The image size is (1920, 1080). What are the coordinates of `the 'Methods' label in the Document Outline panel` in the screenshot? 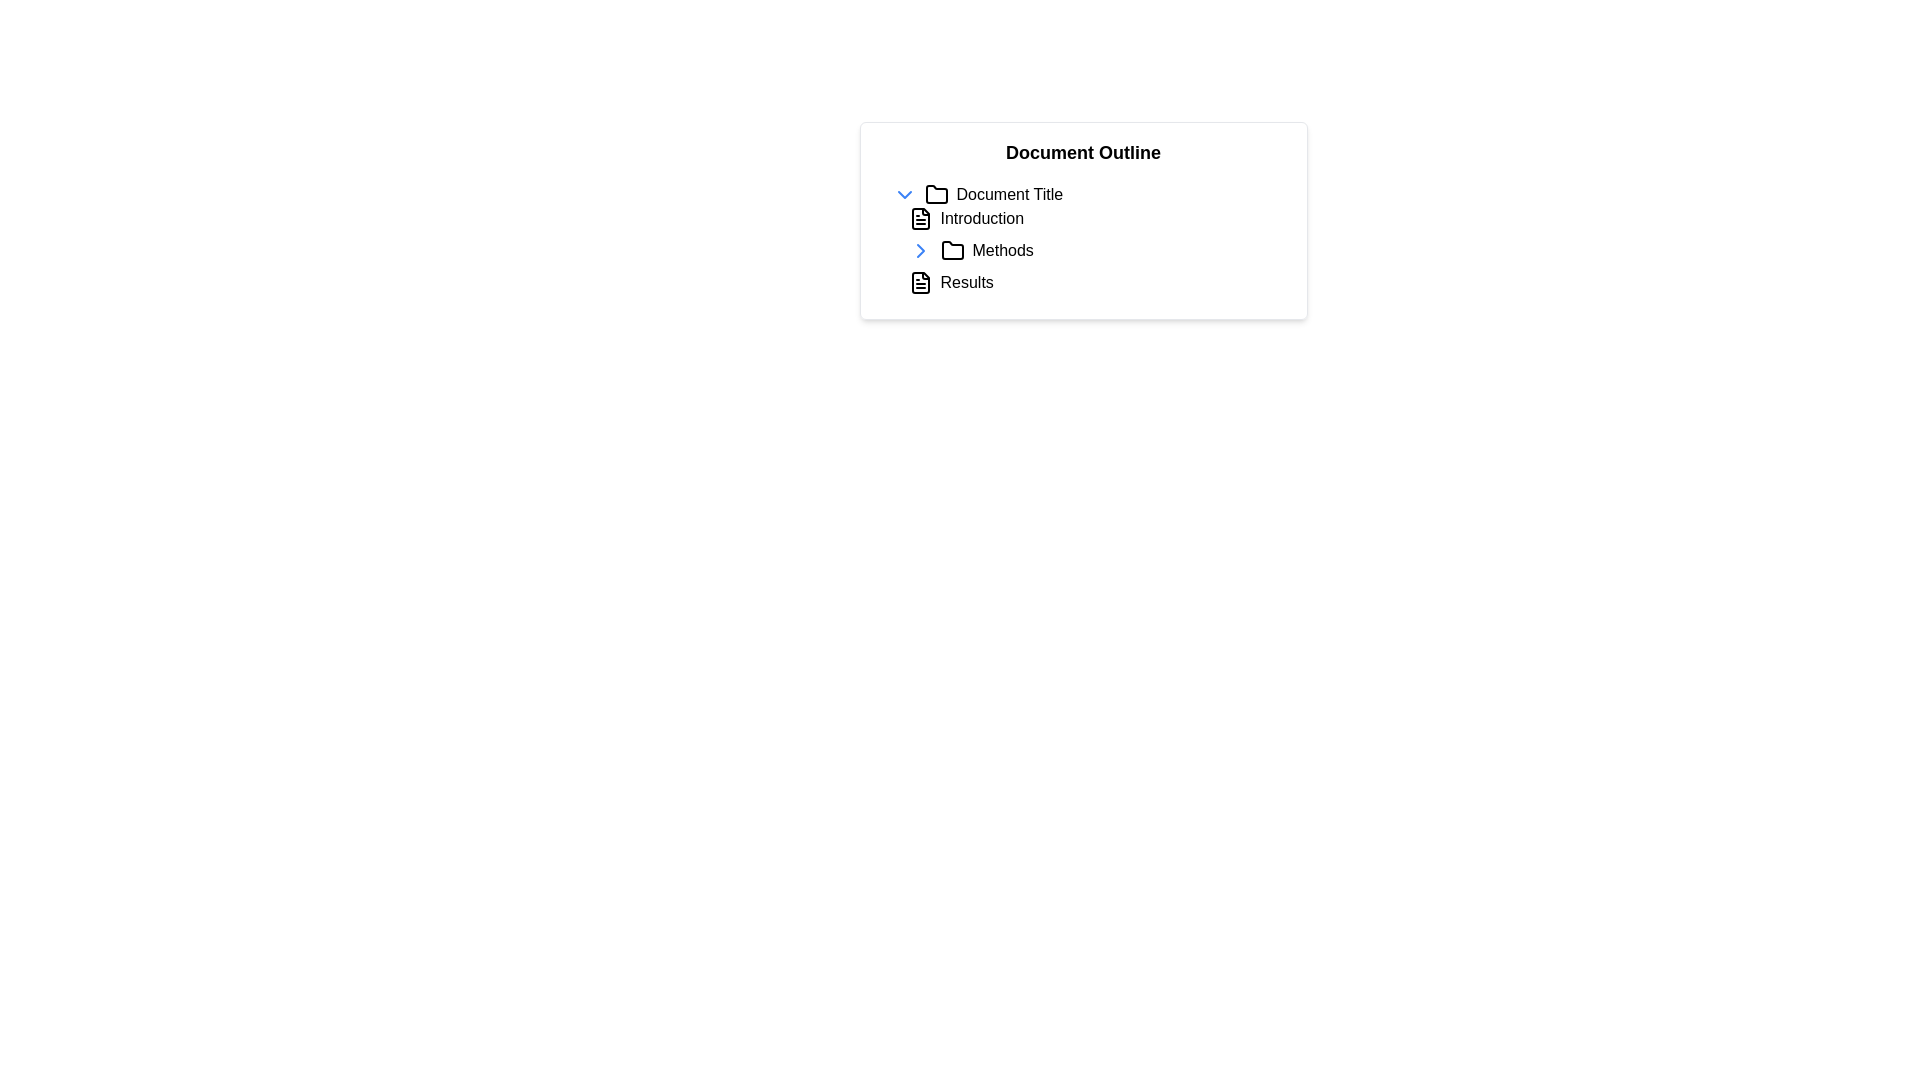 It's located at (1003, 249).